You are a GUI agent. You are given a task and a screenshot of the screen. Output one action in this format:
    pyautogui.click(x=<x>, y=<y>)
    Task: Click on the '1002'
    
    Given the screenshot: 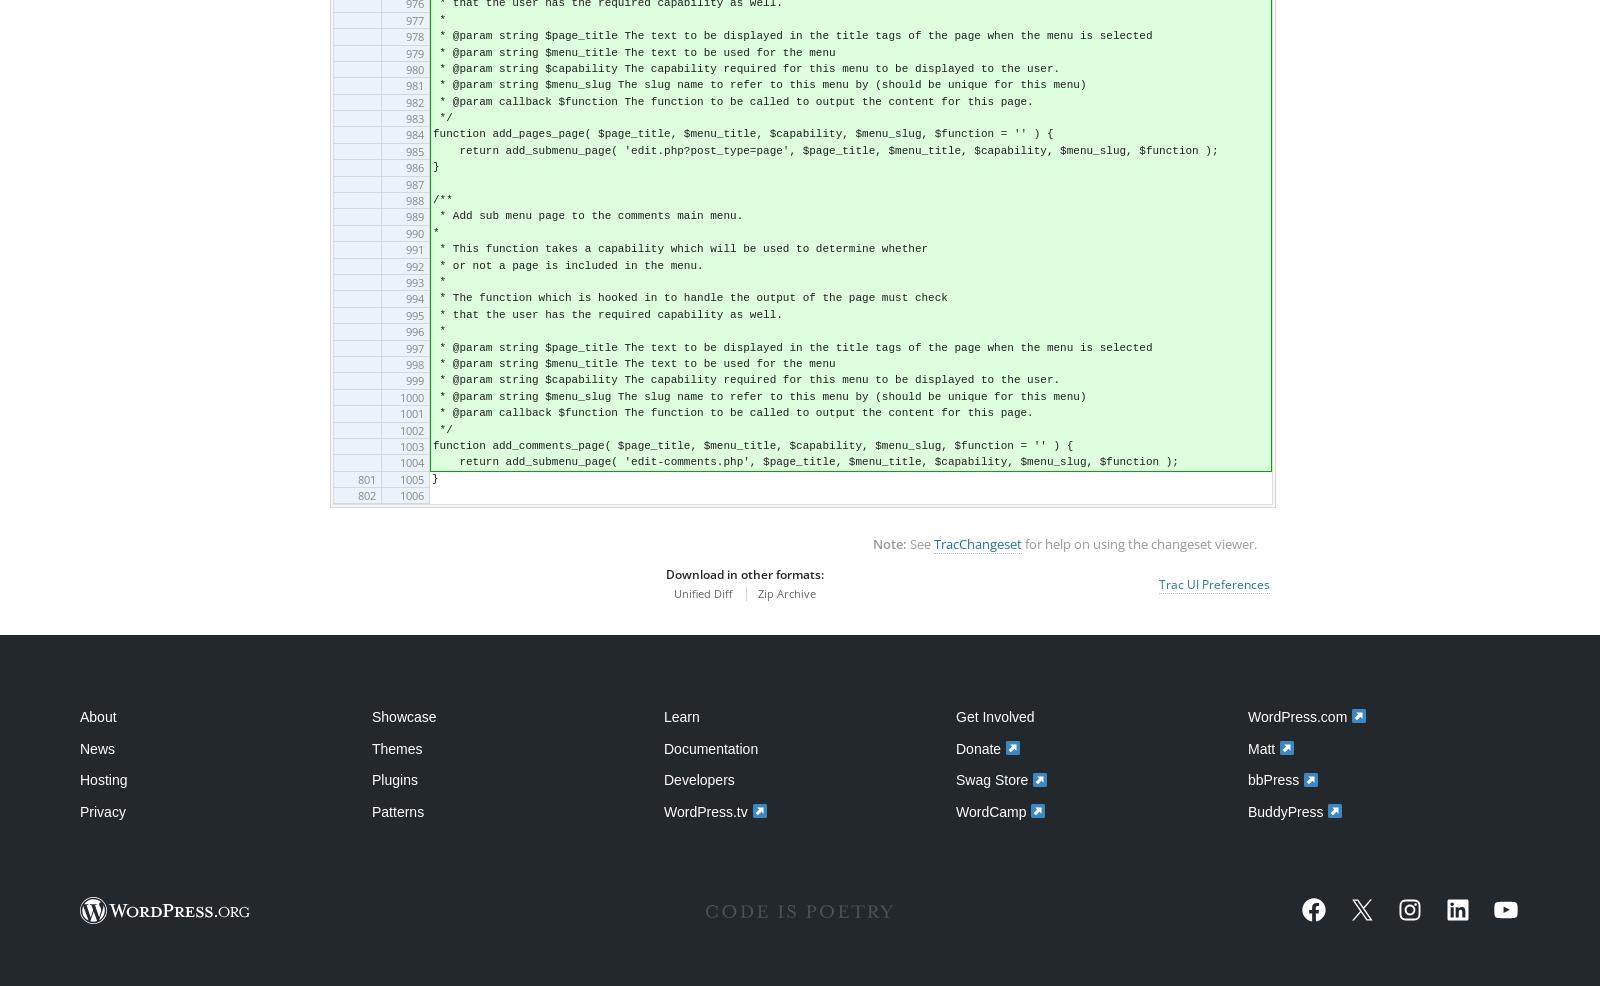 What is the action you would take?
    pyautogui.click(x=410, y=429)
    